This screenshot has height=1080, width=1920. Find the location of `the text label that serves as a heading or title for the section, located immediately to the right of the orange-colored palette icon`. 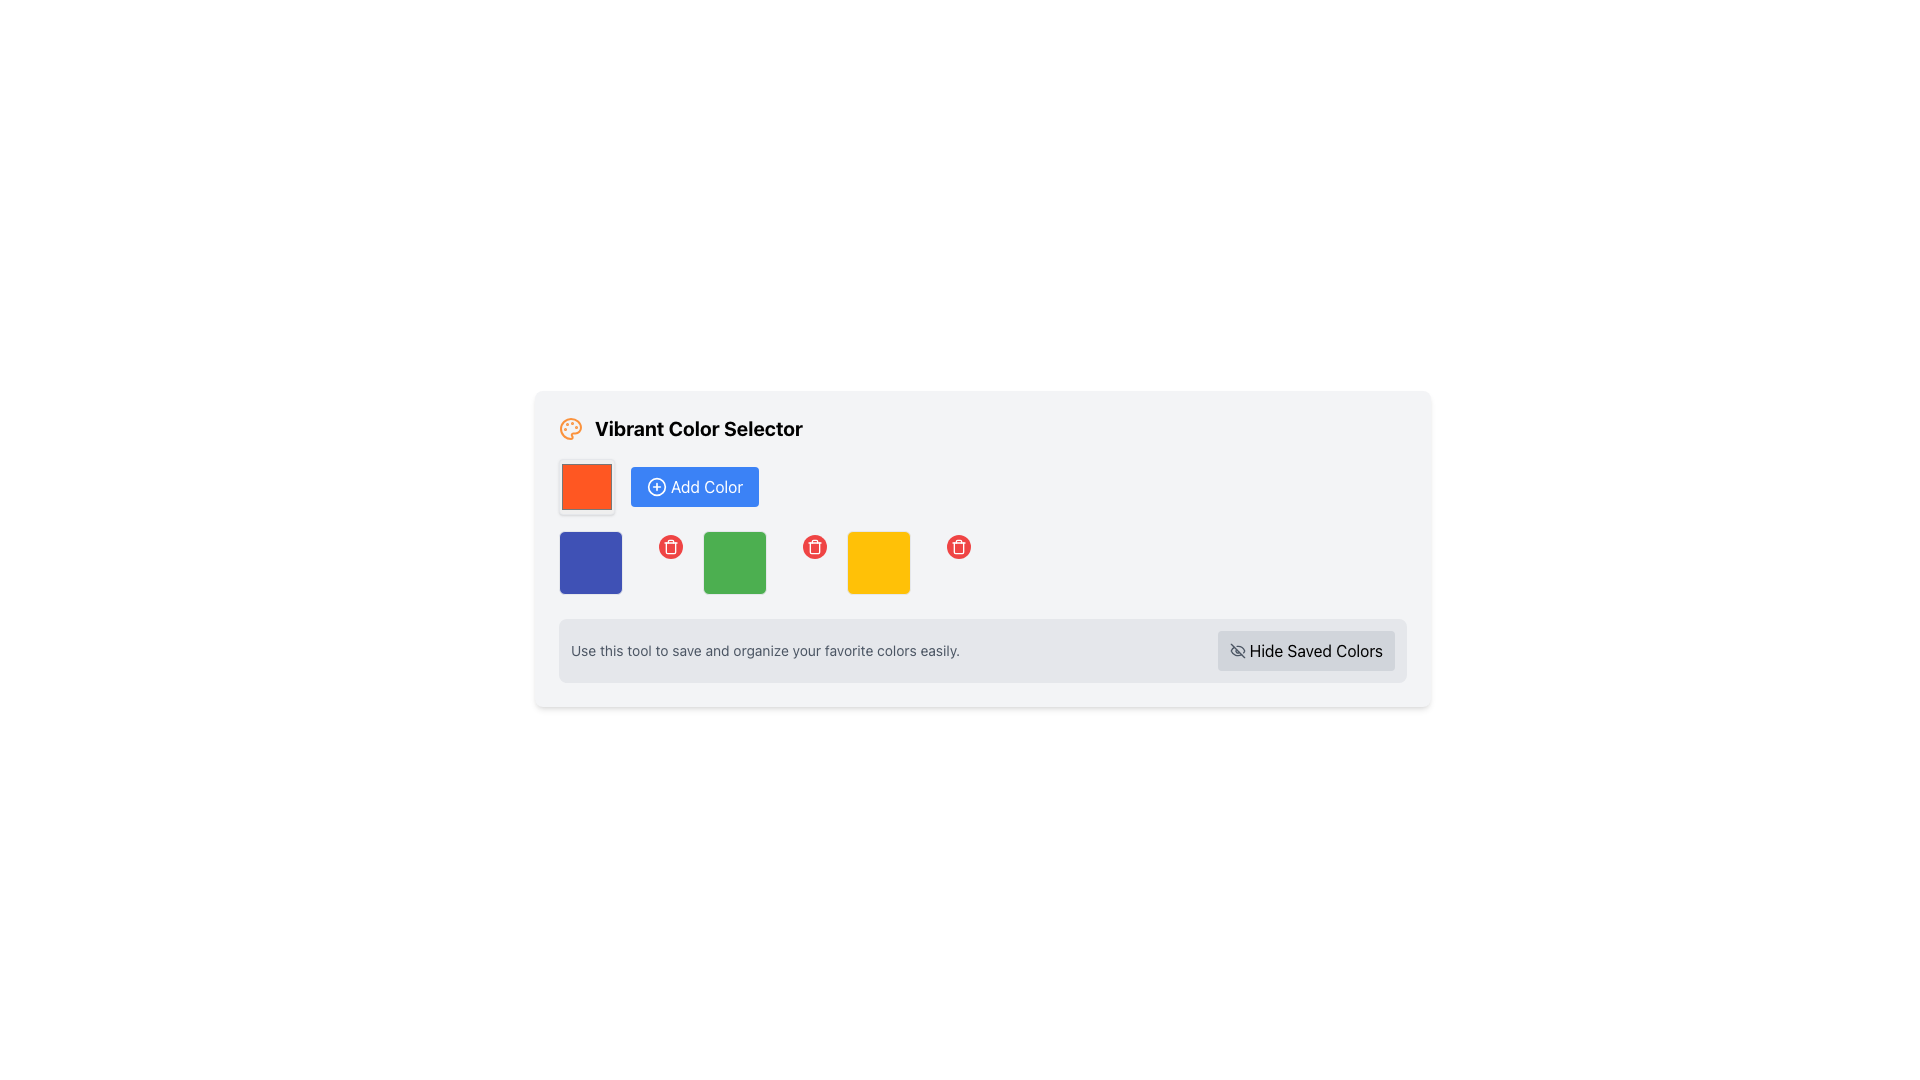

the text label that serves as a heading or title for the section, located immediately to the right of the orange-colored palette icon is located at coordinates (699, 427).